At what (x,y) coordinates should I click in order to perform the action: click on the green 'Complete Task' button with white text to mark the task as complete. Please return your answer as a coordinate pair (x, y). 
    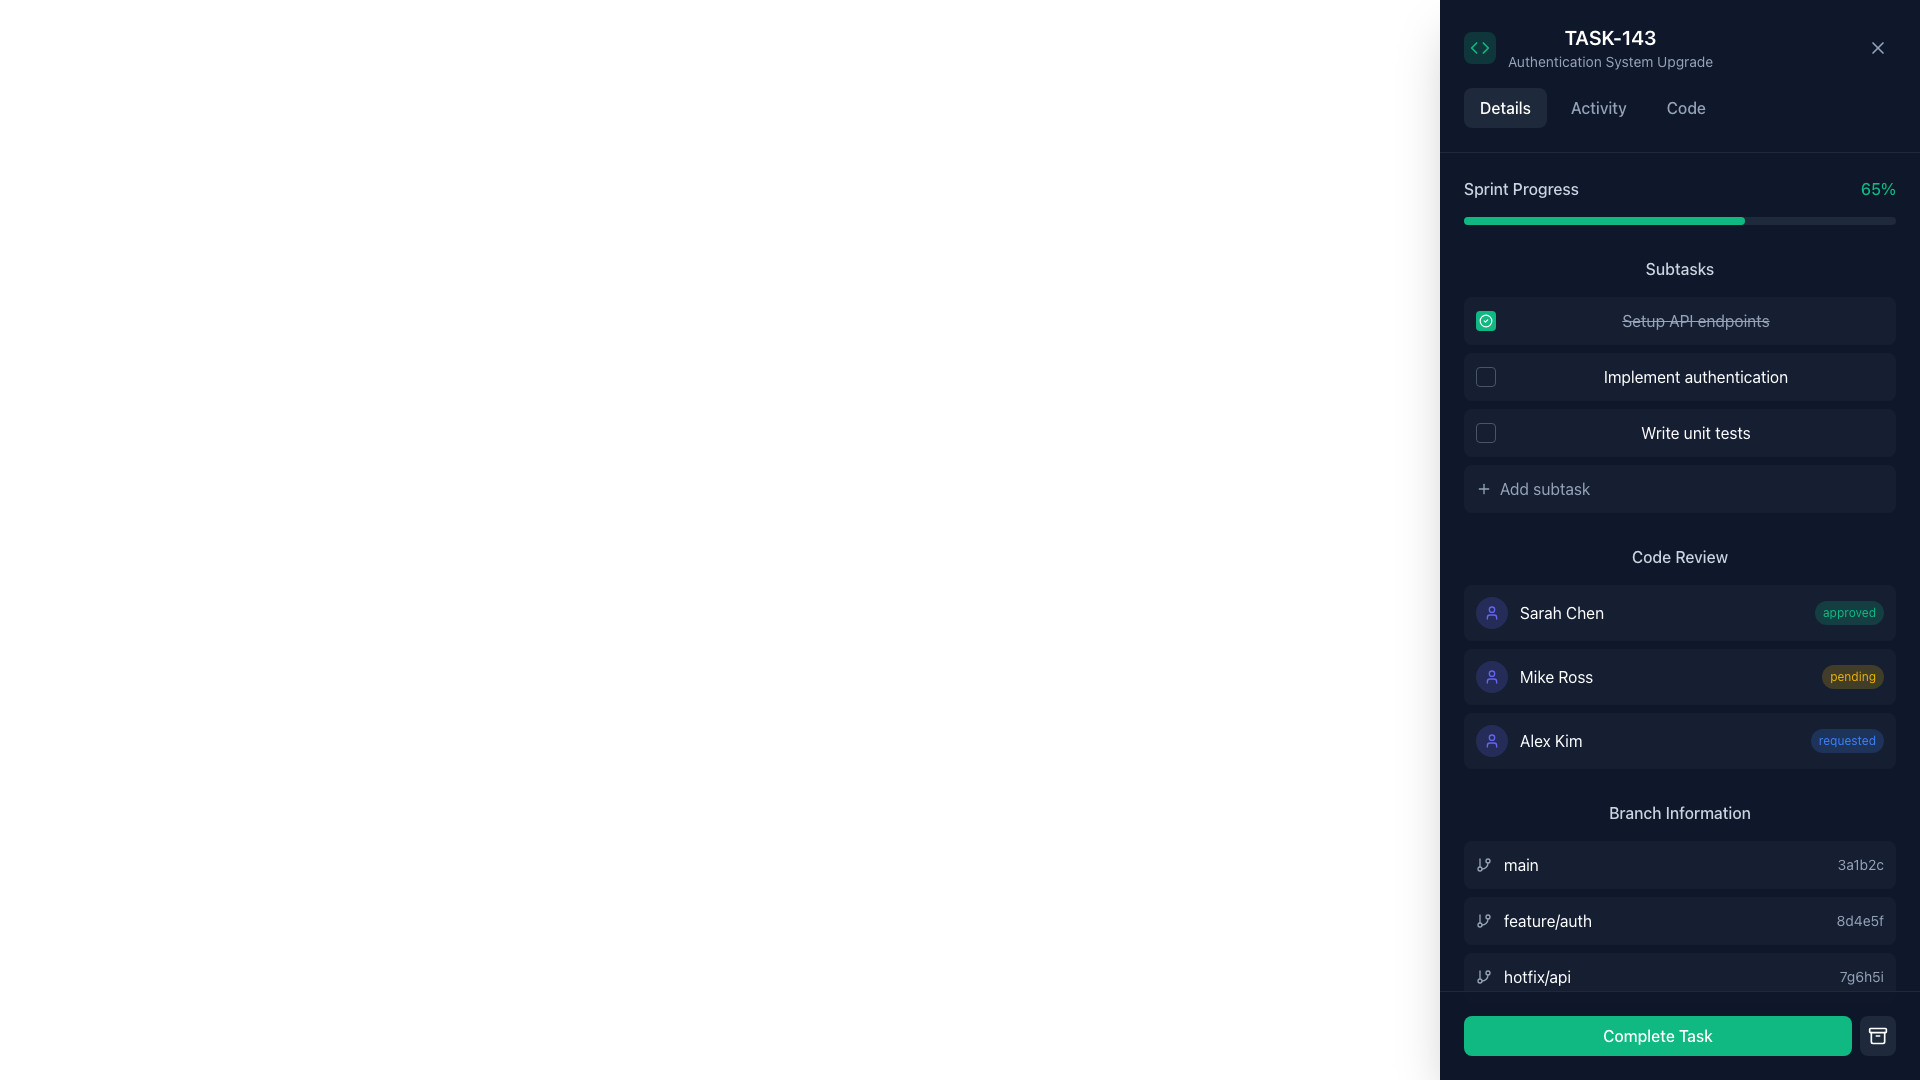
    Looking at the image, I should click on (1657, 1035).